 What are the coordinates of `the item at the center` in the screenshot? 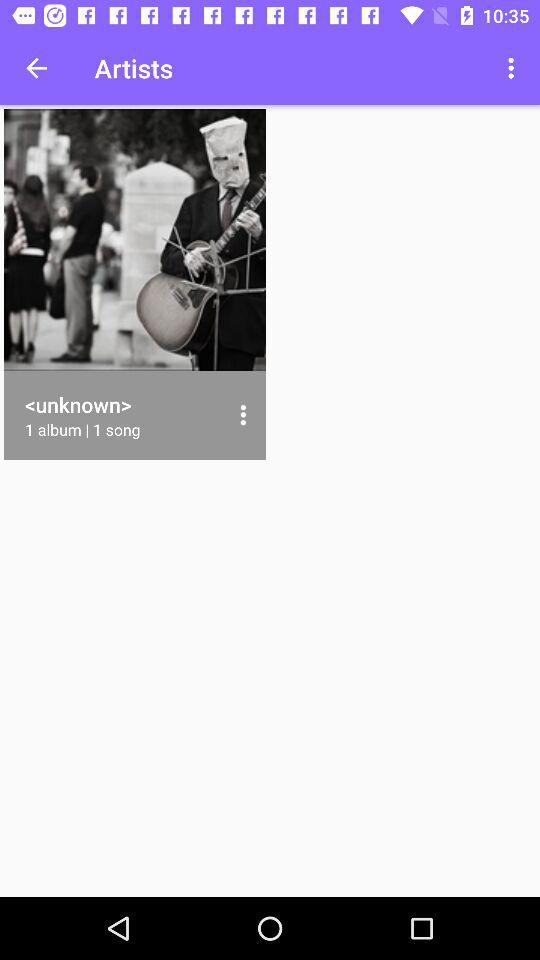 It's located at (243, 414).